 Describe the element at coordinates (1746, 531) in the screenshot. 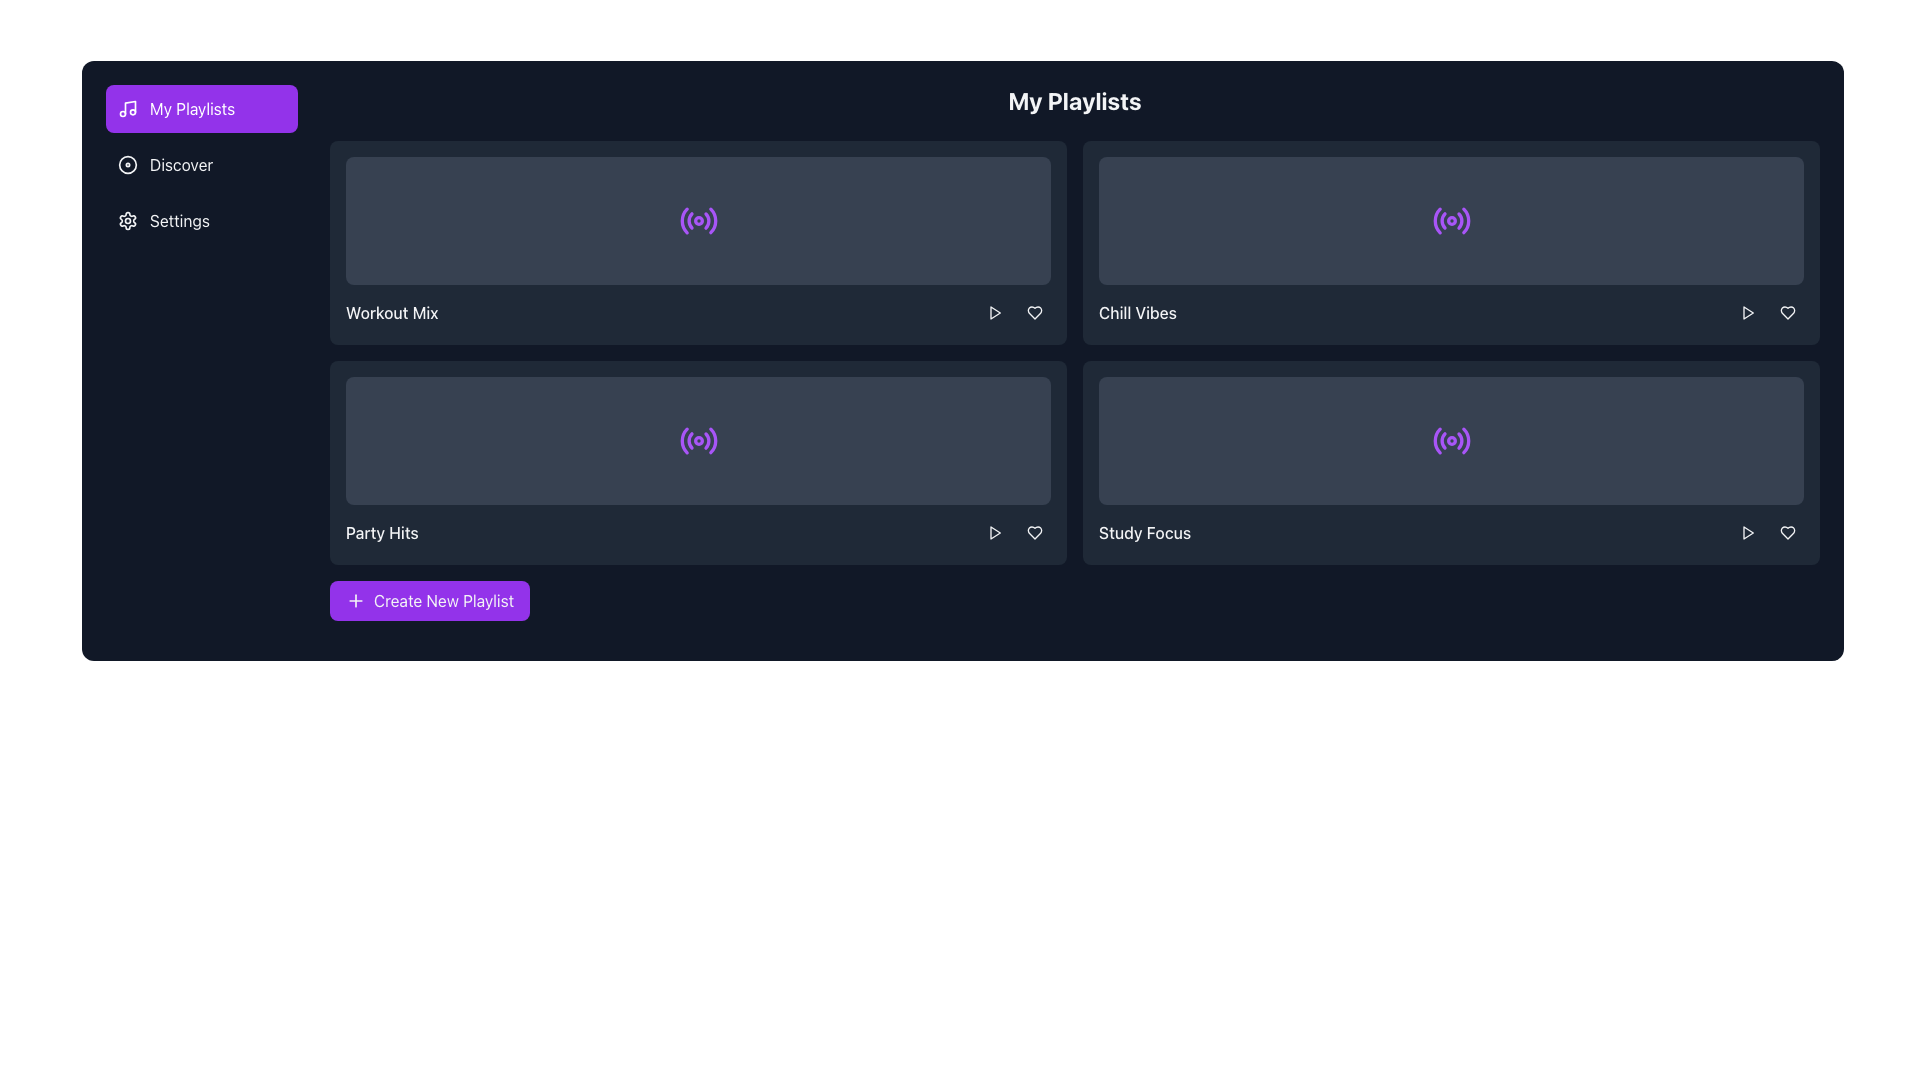

I see `the circular play button located at the bottom-right of the 'Study Focus' playlist card to play the associated media` at that location.